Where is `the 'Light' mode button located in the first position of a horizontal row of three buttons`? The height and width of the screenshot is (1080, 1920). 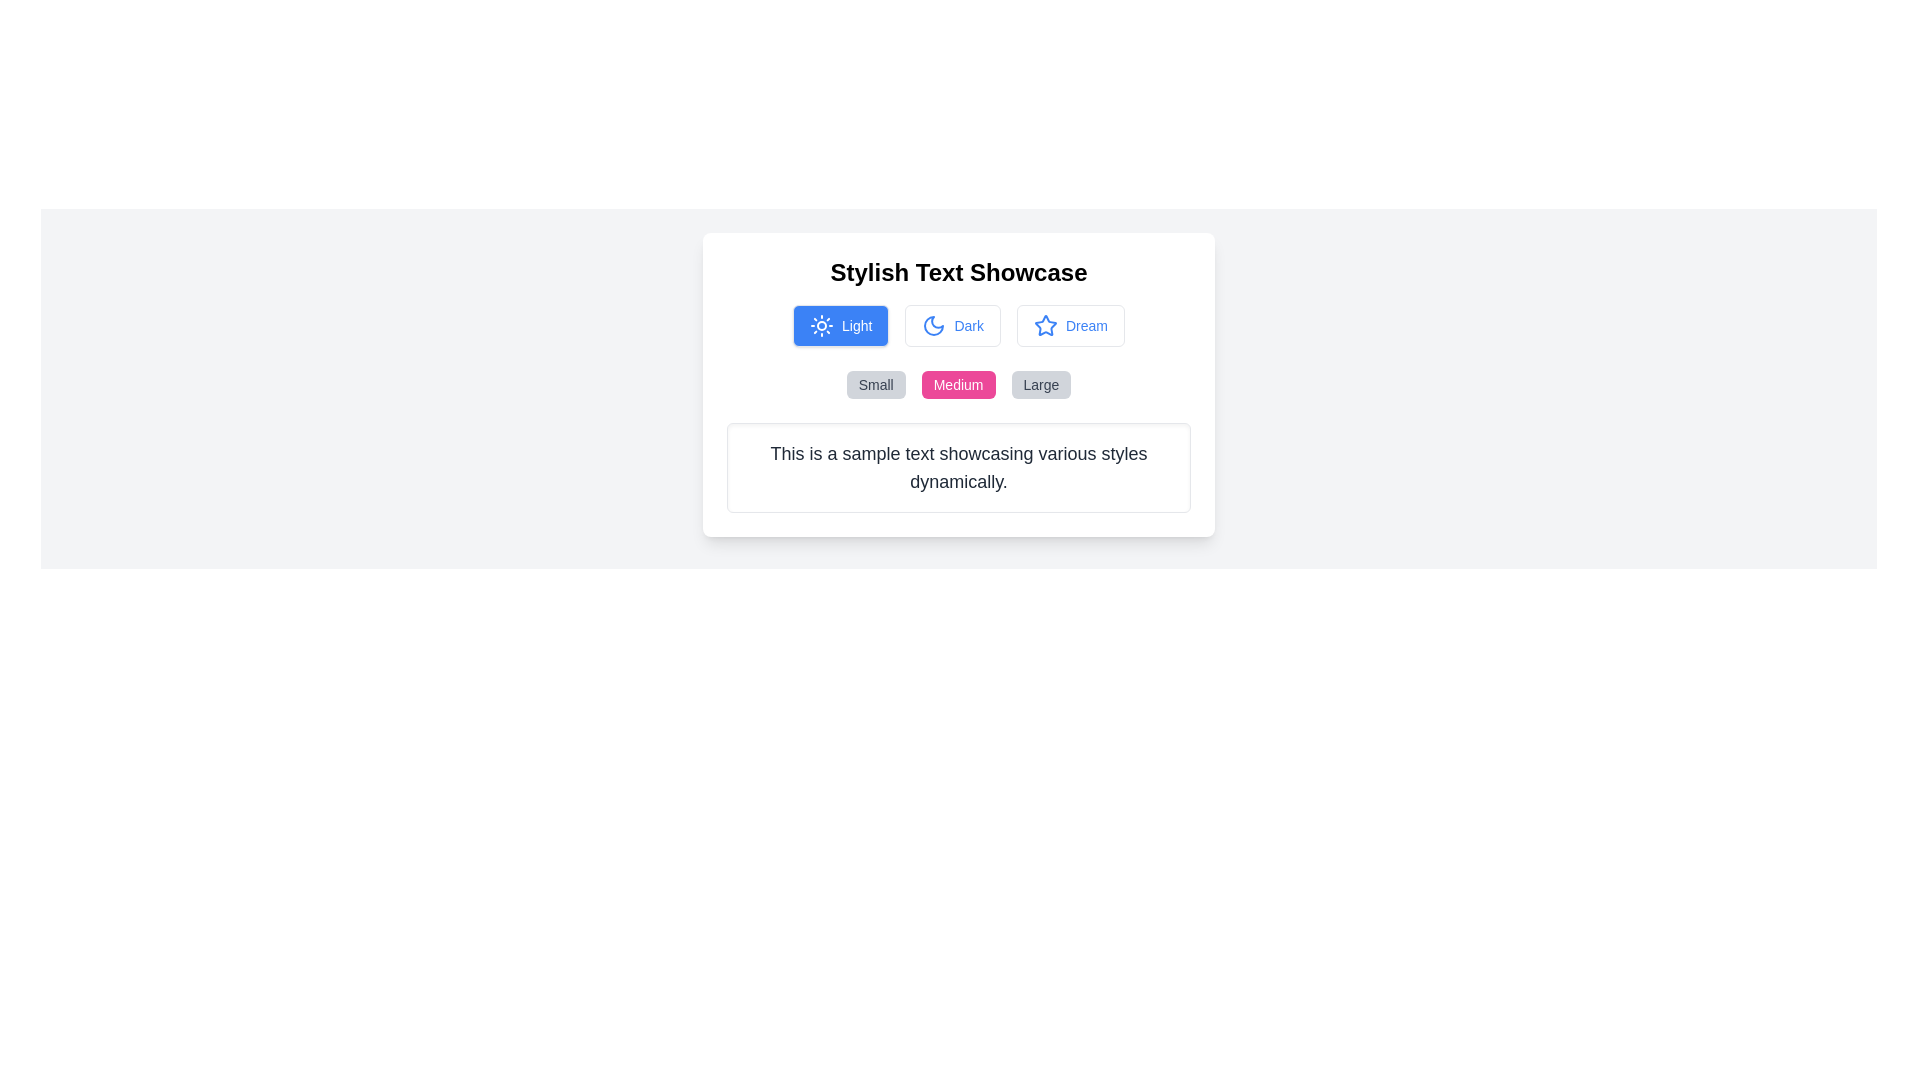
the 'Light' mode button located in the first position of a horizontal row of three buttons is located at coordinates (841, 325).